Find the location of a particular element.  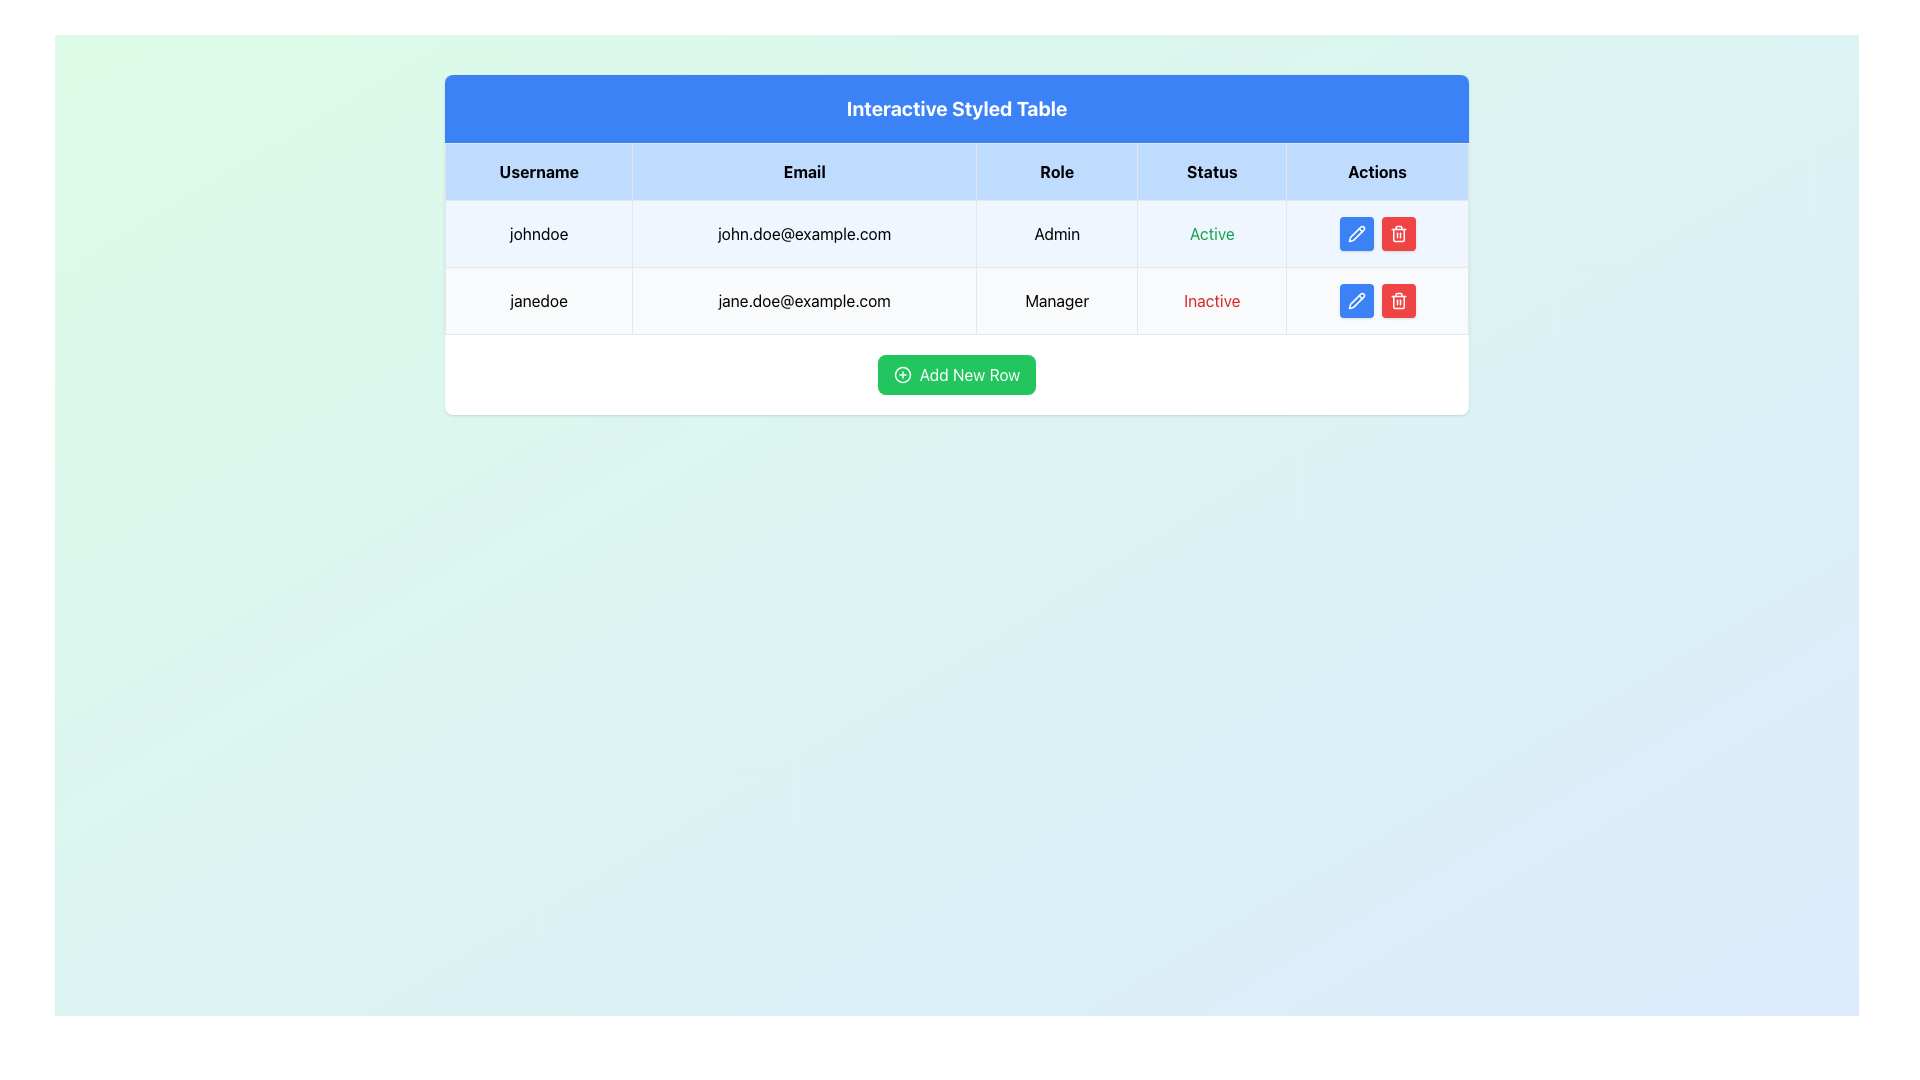

the 'Role' column header text label, which is the third header in a row of five within the table layout is located at coordinates (1056, 171).